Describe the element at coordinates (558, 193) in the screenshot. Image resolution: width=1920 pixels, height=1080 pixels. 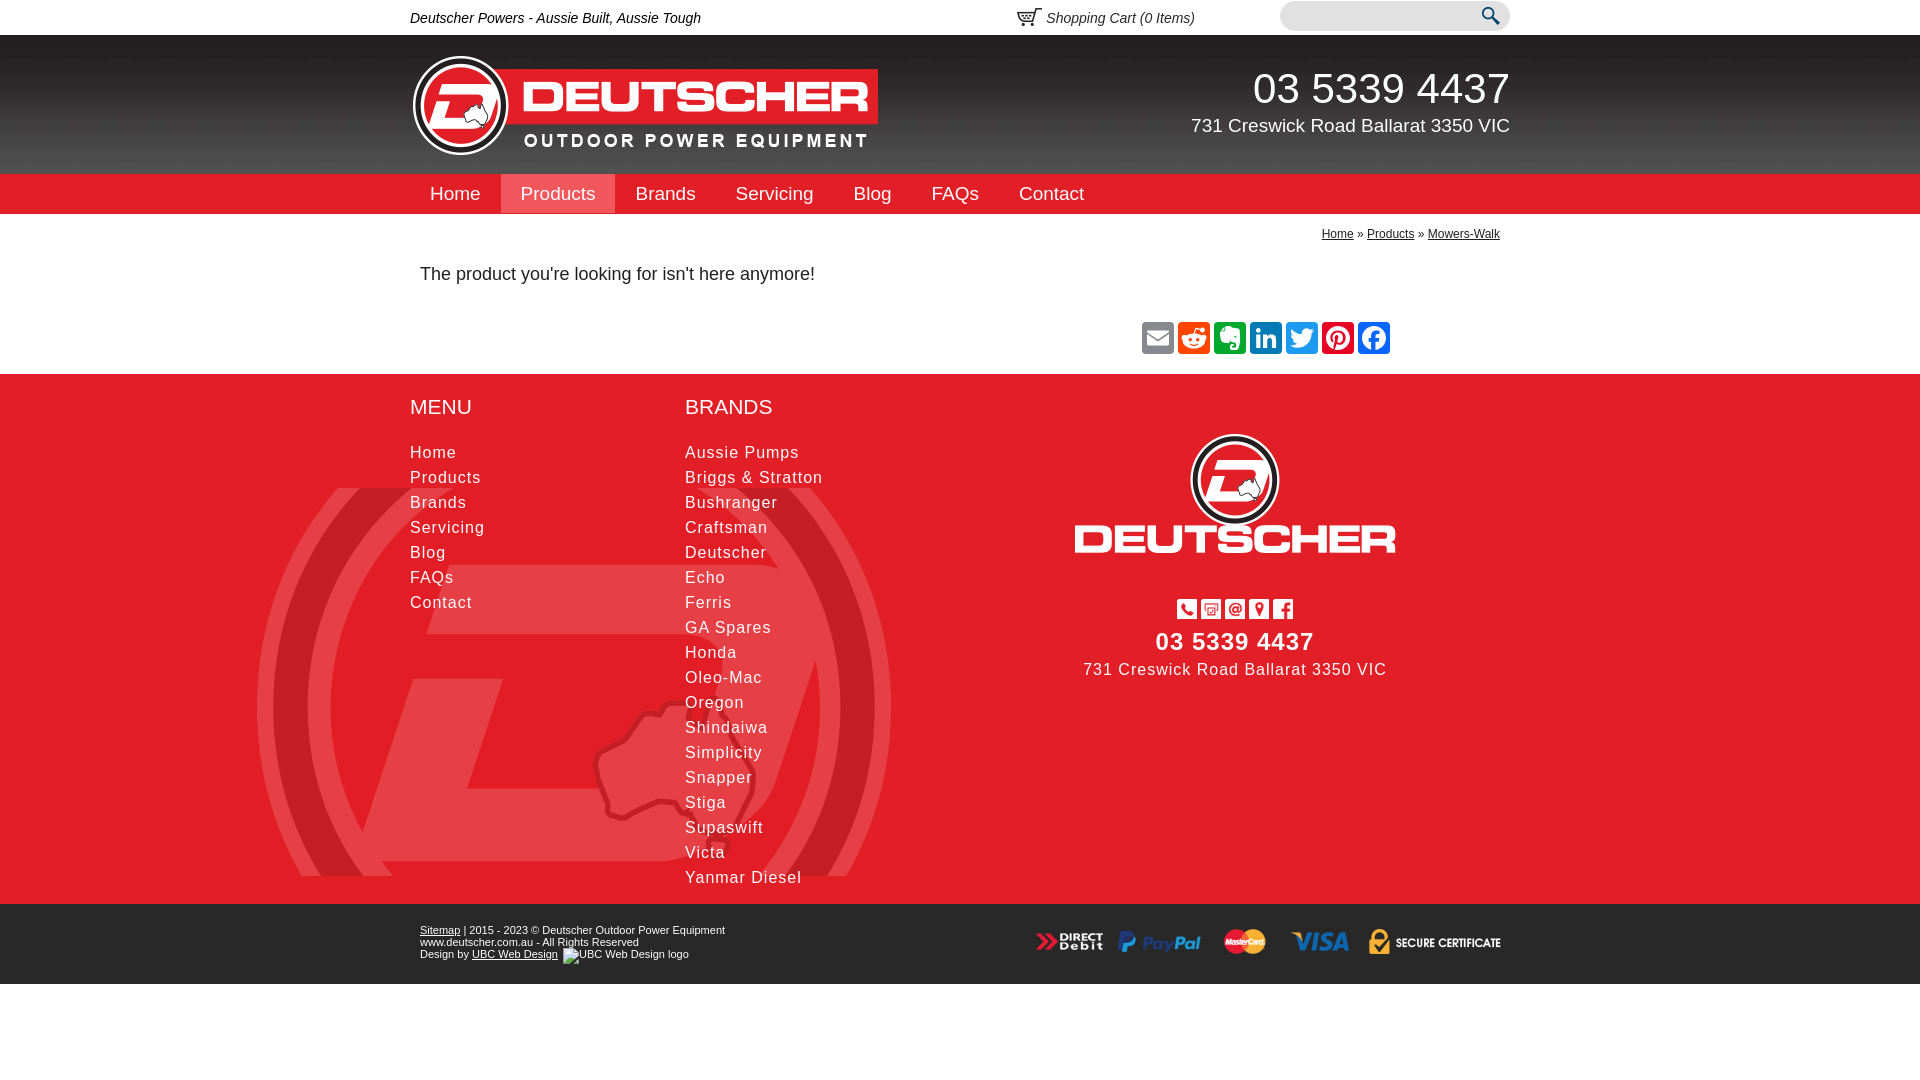
I see `'Products'` at that location.